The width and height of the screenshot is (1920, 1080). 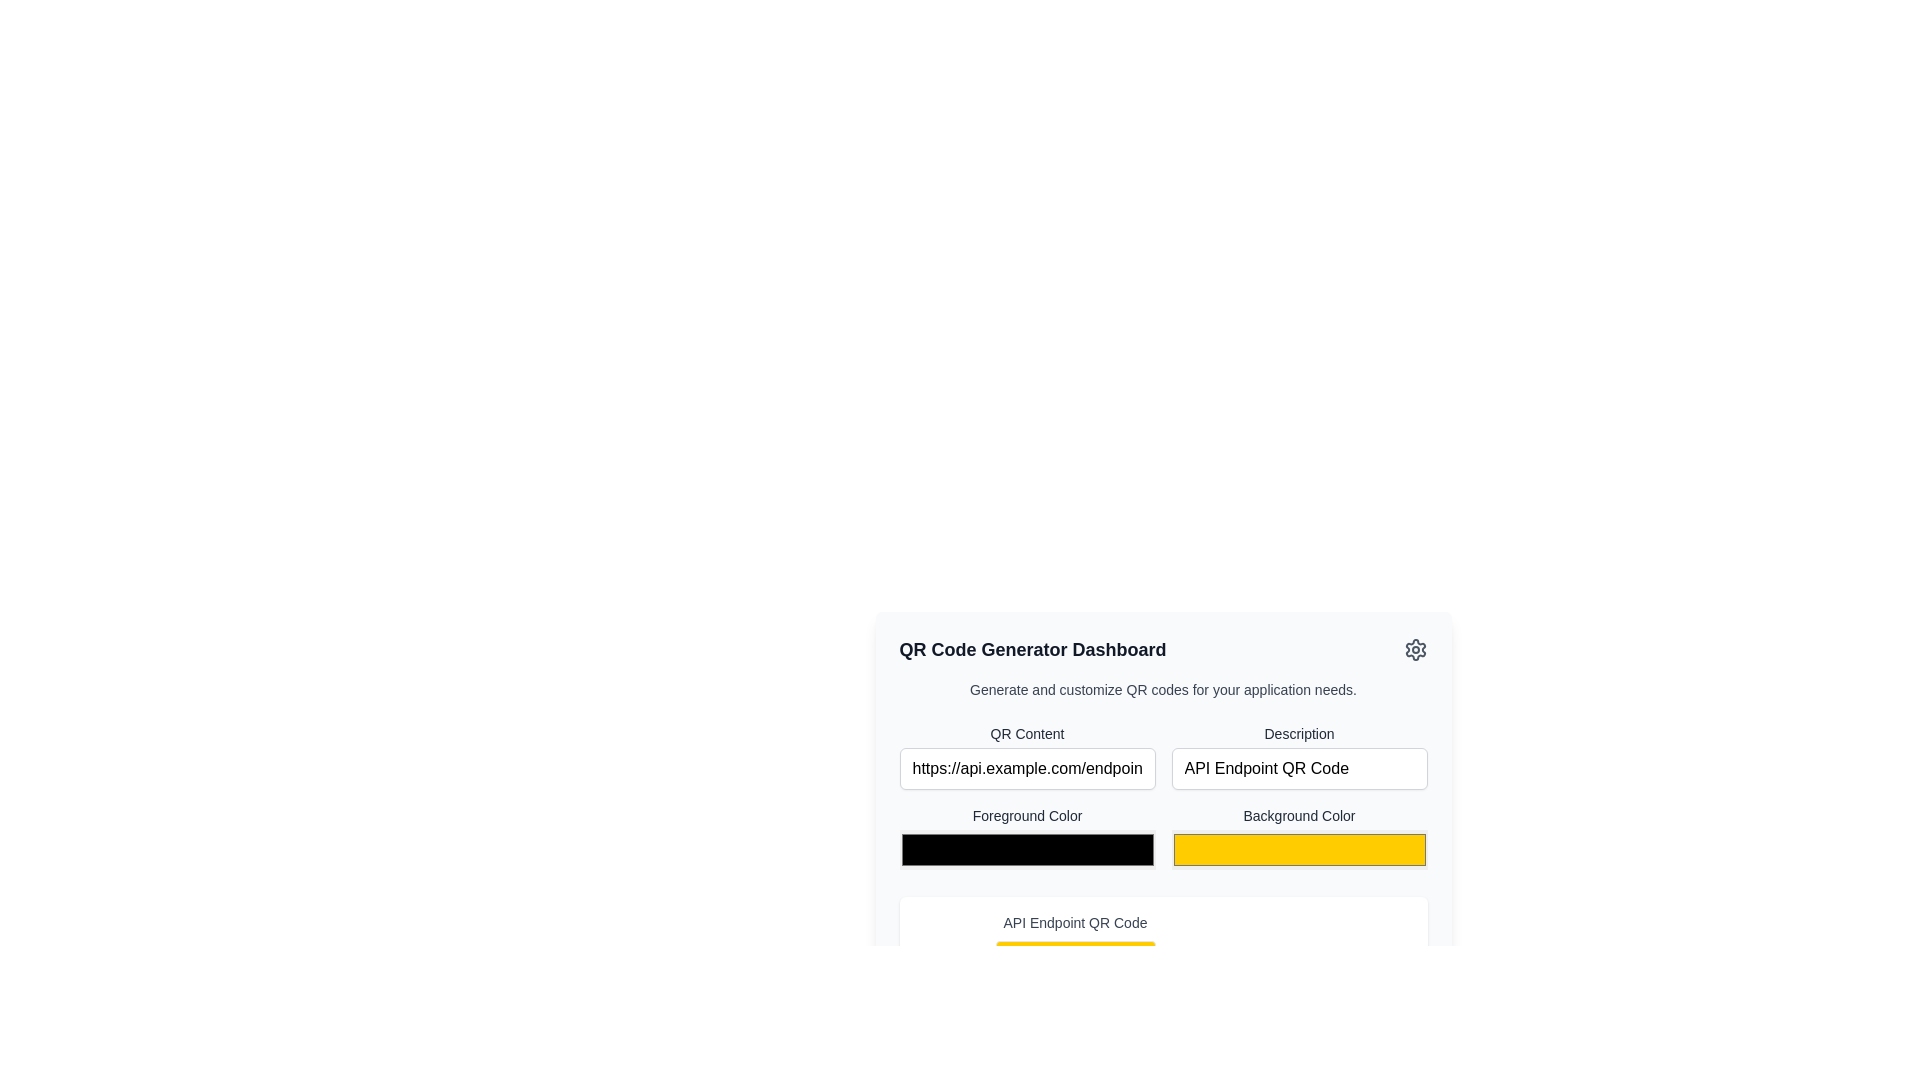 What do you see at coordinates (1032, 650) in the screenshot?
I see `the Text Label that serves as a title for the QR Code Generator Dashboard, positioned at the upper left of its section` at bounding box center [1032, 650].